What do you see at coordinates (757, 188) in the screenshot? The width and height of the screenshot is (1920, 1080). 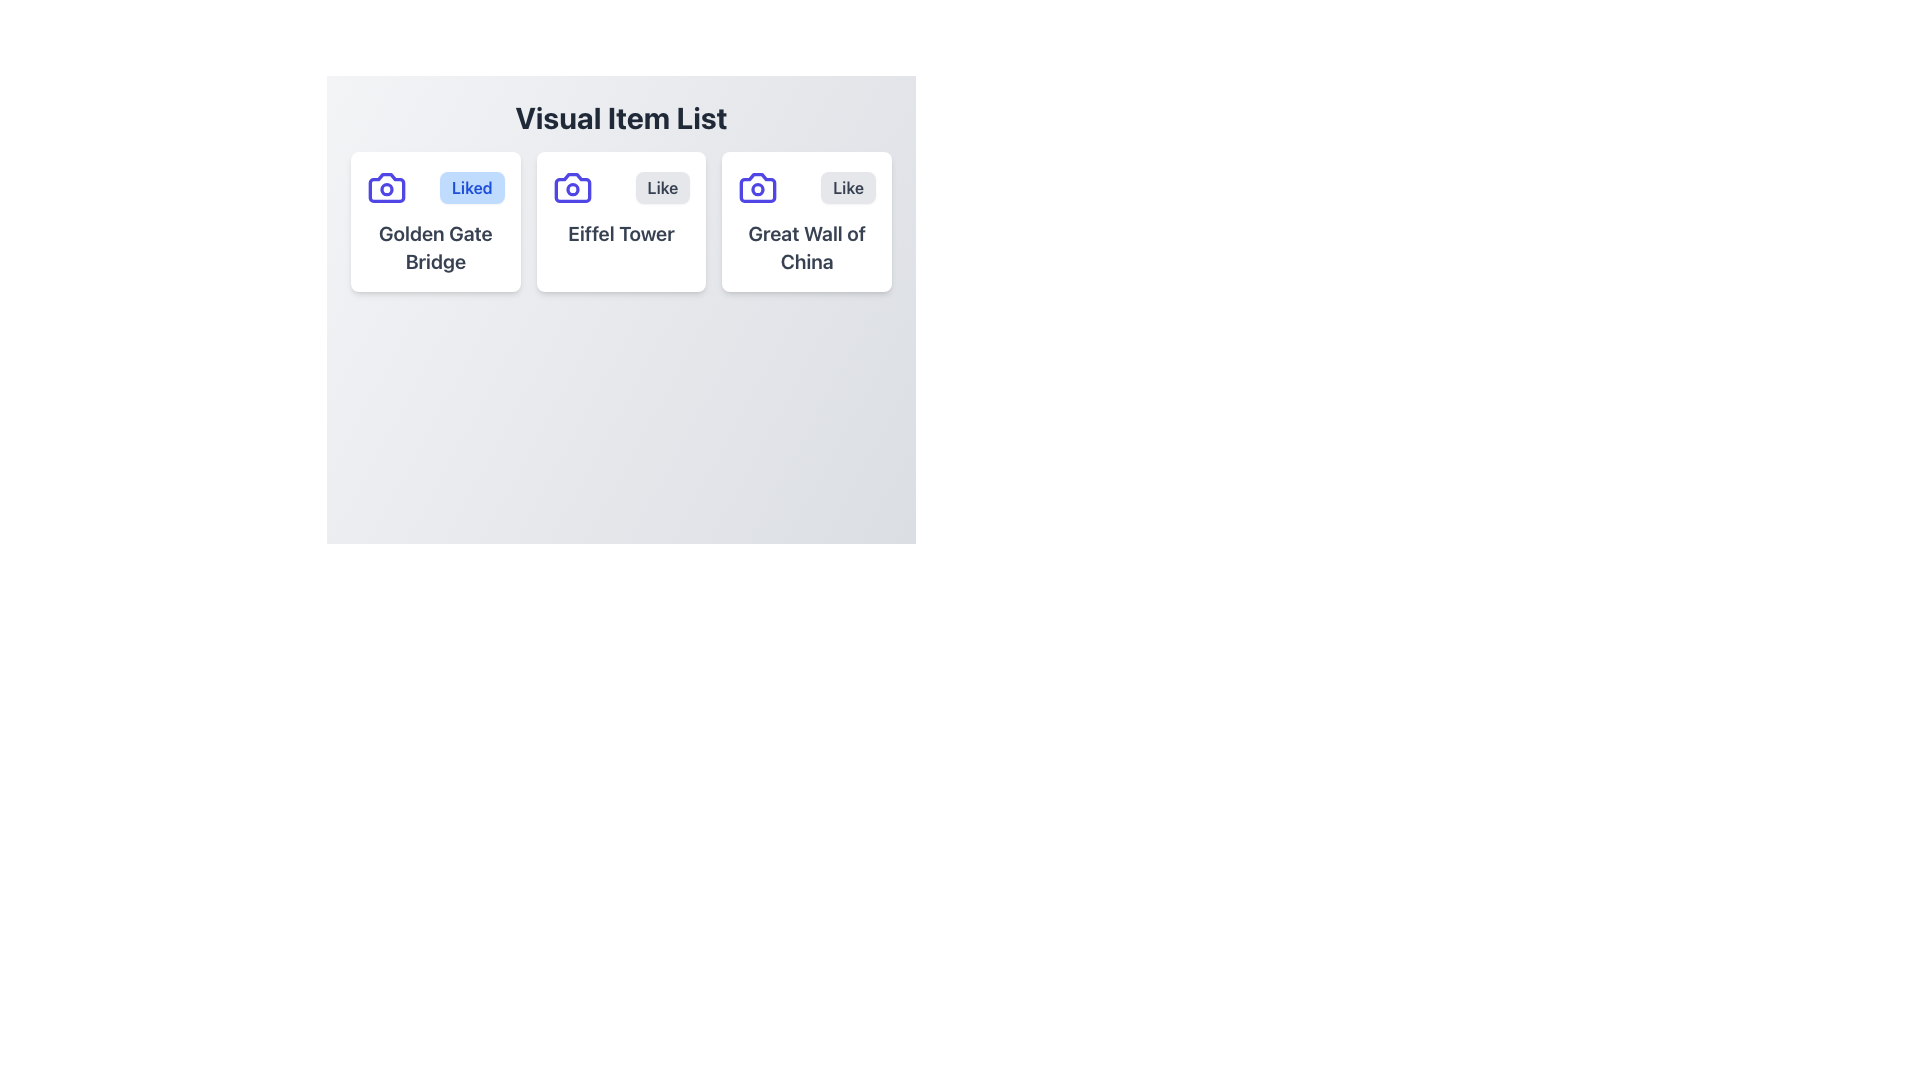 I see `the icon representing the 'Great Wall of China'` at bounding box center [757, 188].